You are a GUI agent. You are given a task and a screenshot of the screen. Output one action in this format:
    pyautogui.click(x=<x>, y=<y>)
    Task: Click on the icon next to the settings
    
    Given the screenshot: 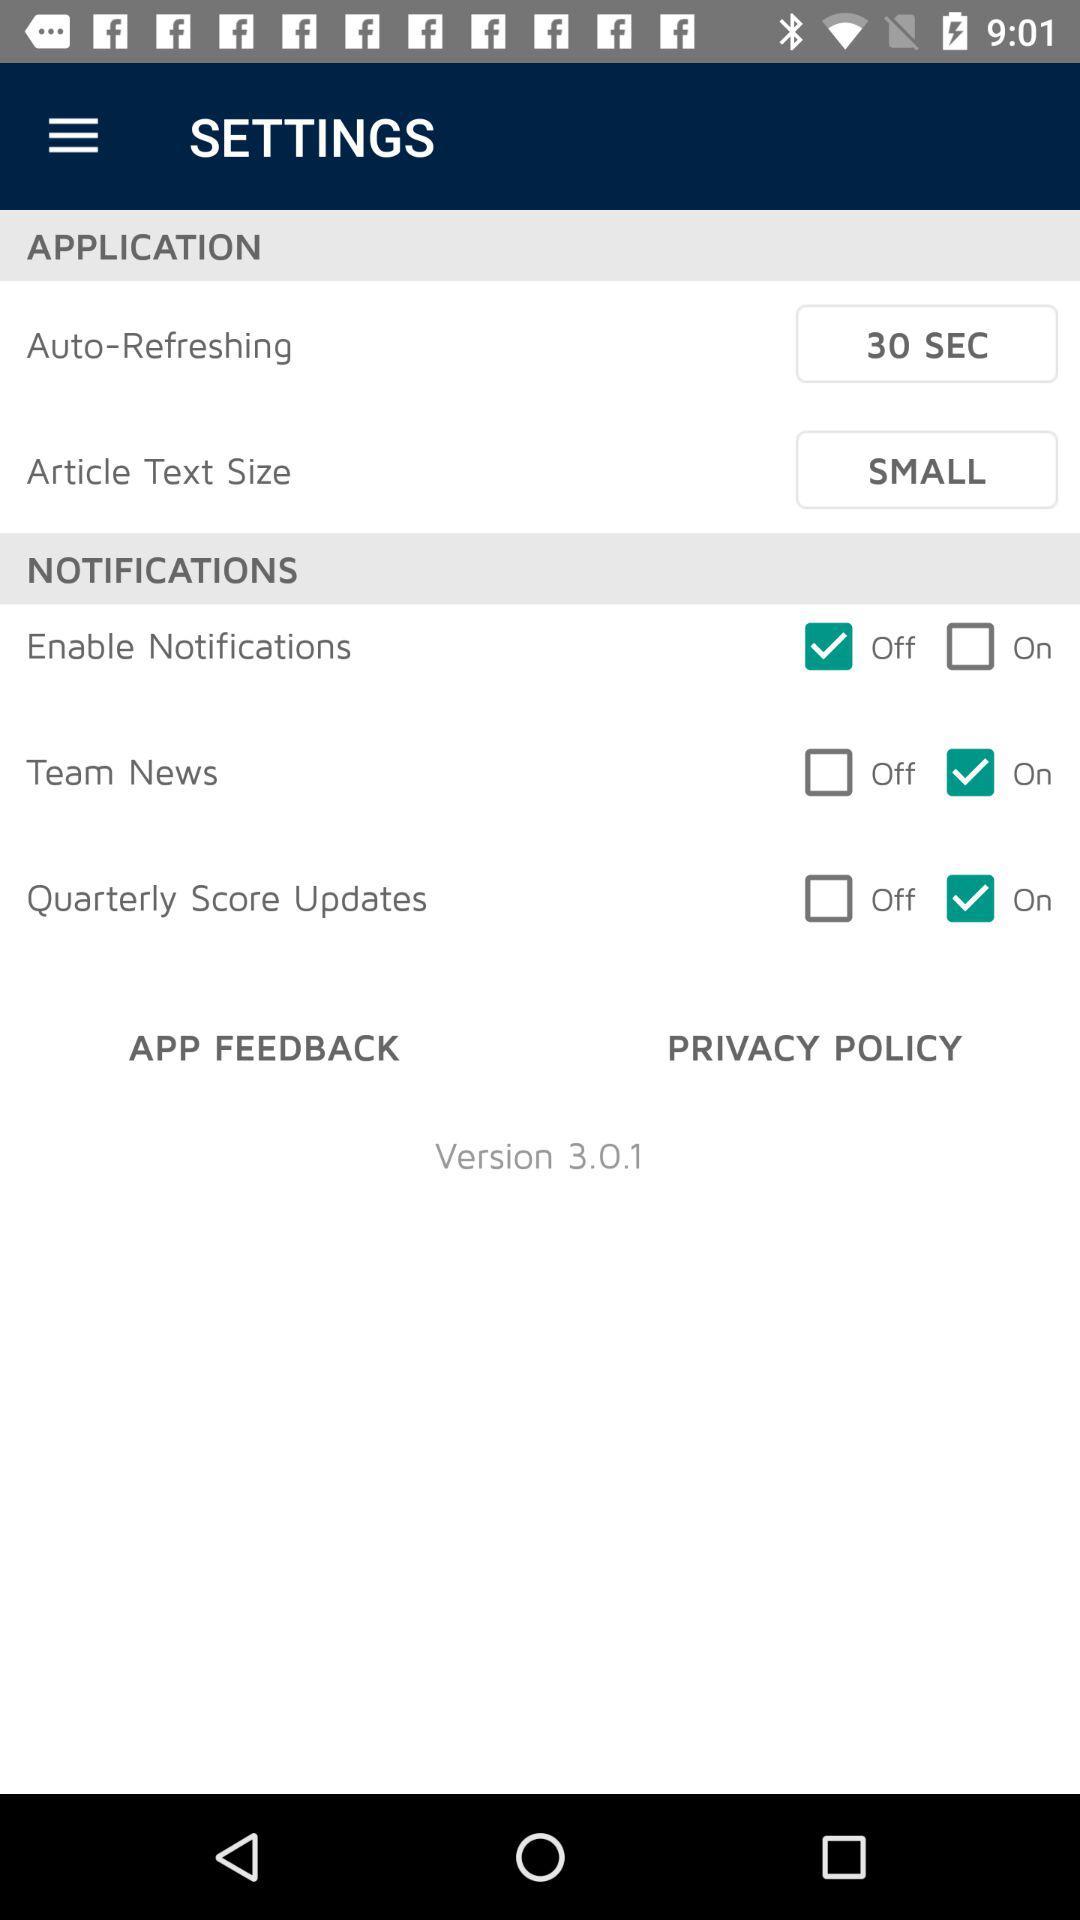 What is the action you would take?
    pyautogui.click(x=72, y=135)
    